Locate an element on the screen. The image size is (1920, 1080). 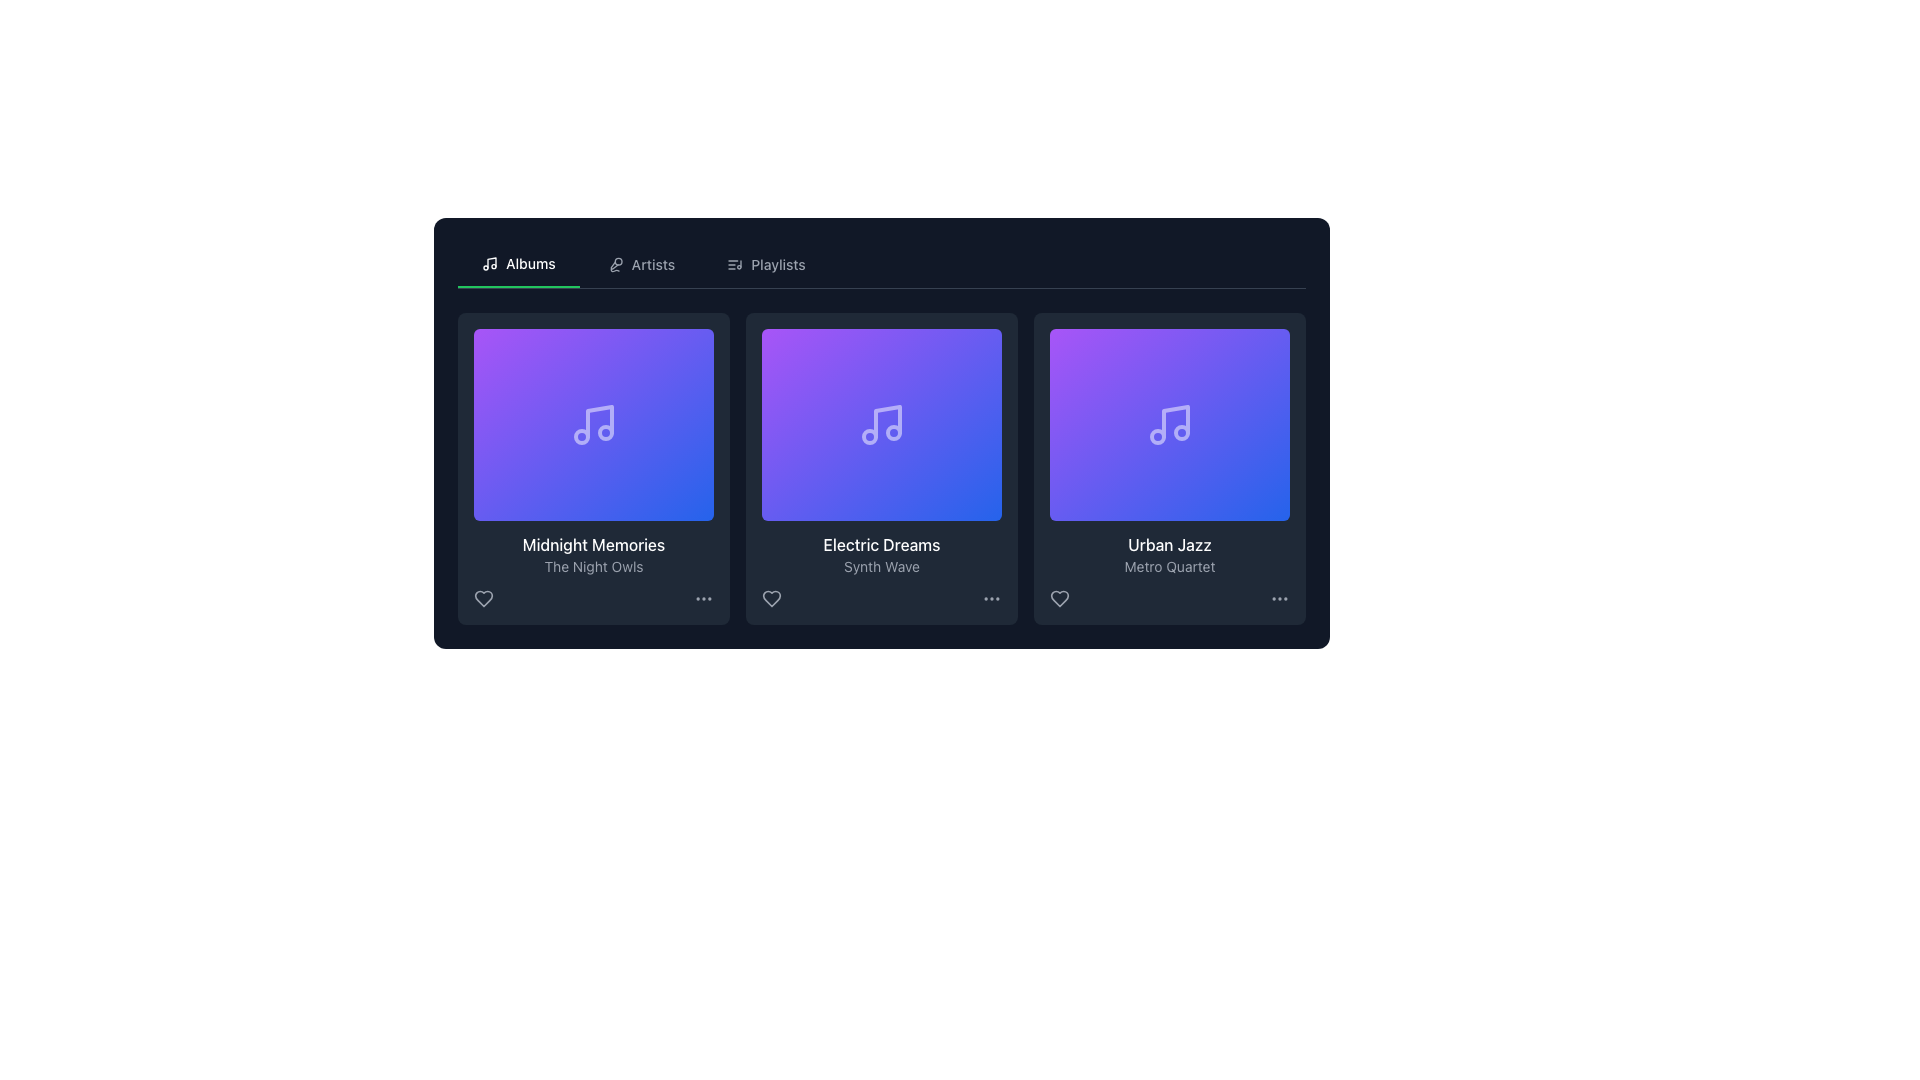
Play Button icon located at the bottom-right corner of the 'Midnight Memories' album card, which serves as a playback control for the associated media item is located at coordinates (686, 493).